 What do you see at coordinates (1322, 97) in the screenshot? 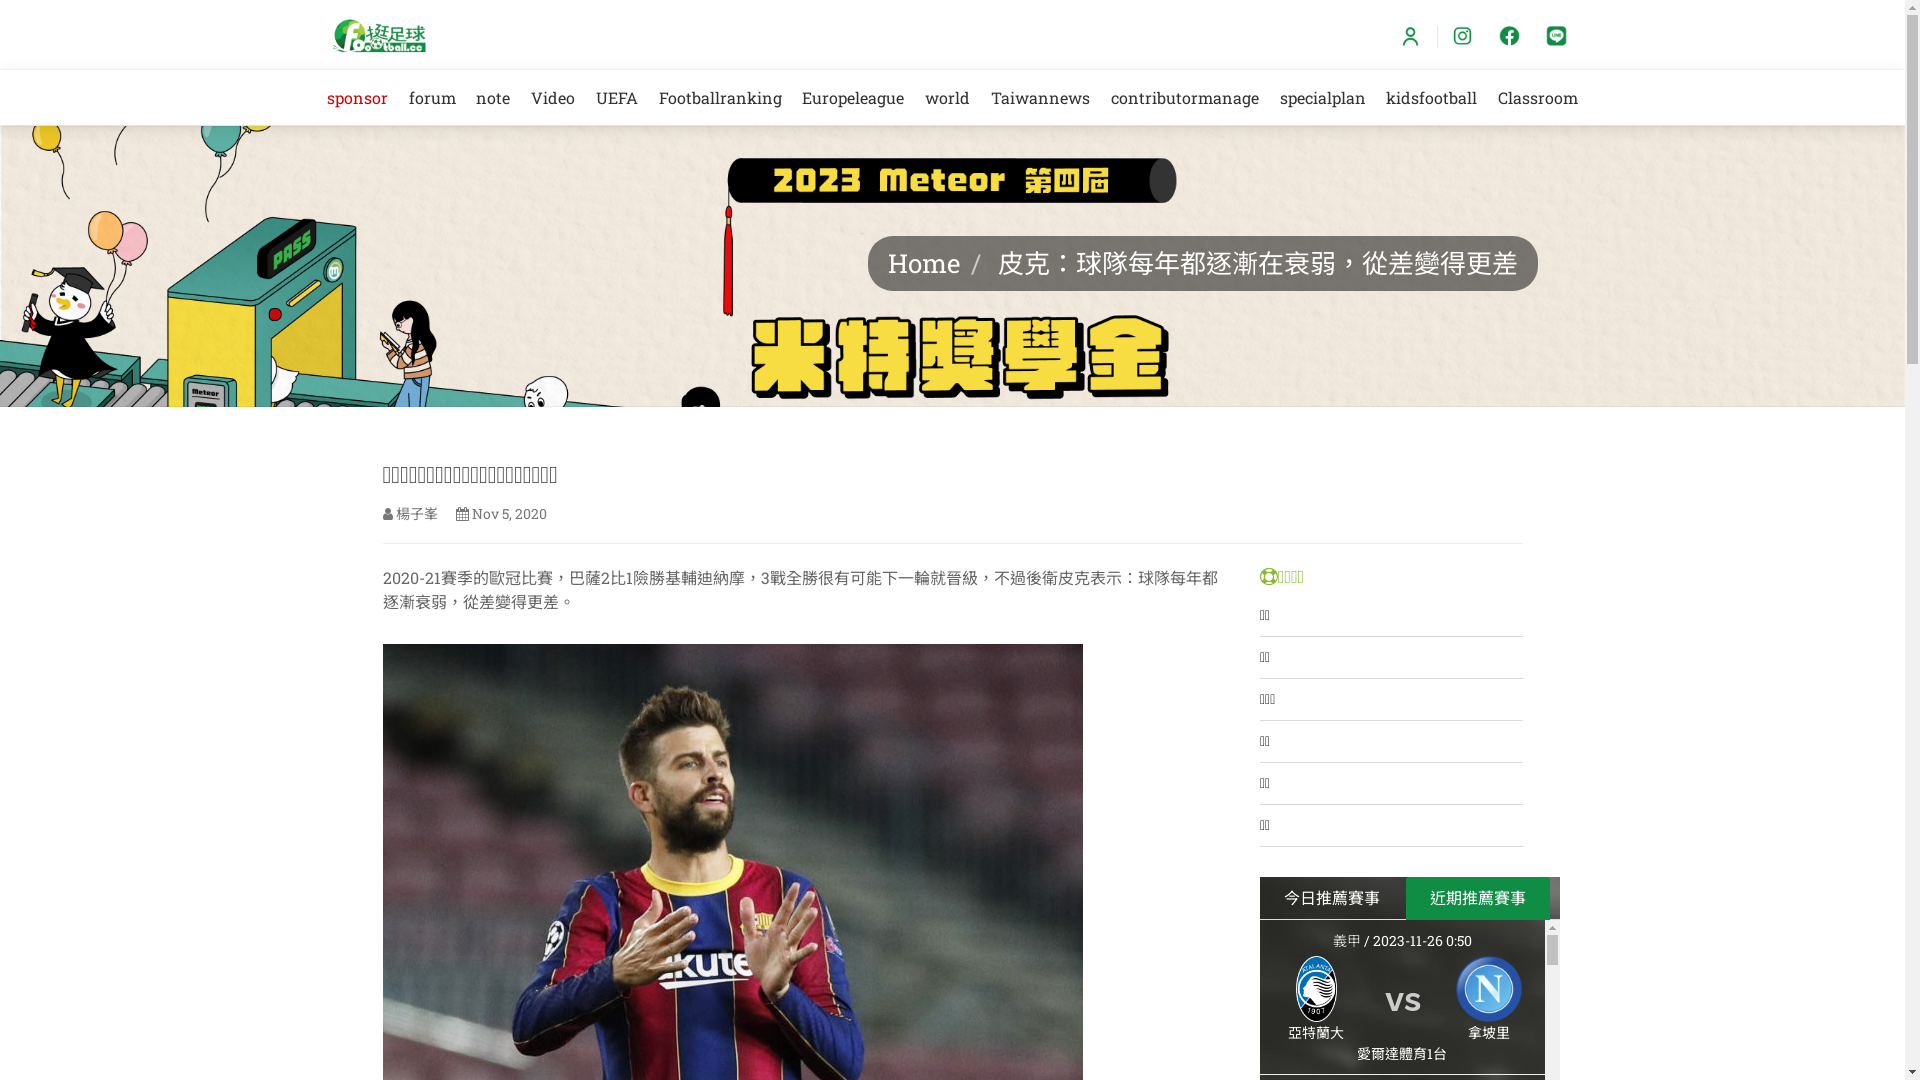
I see `'specialplan'` at bounding box center [1322, 97].